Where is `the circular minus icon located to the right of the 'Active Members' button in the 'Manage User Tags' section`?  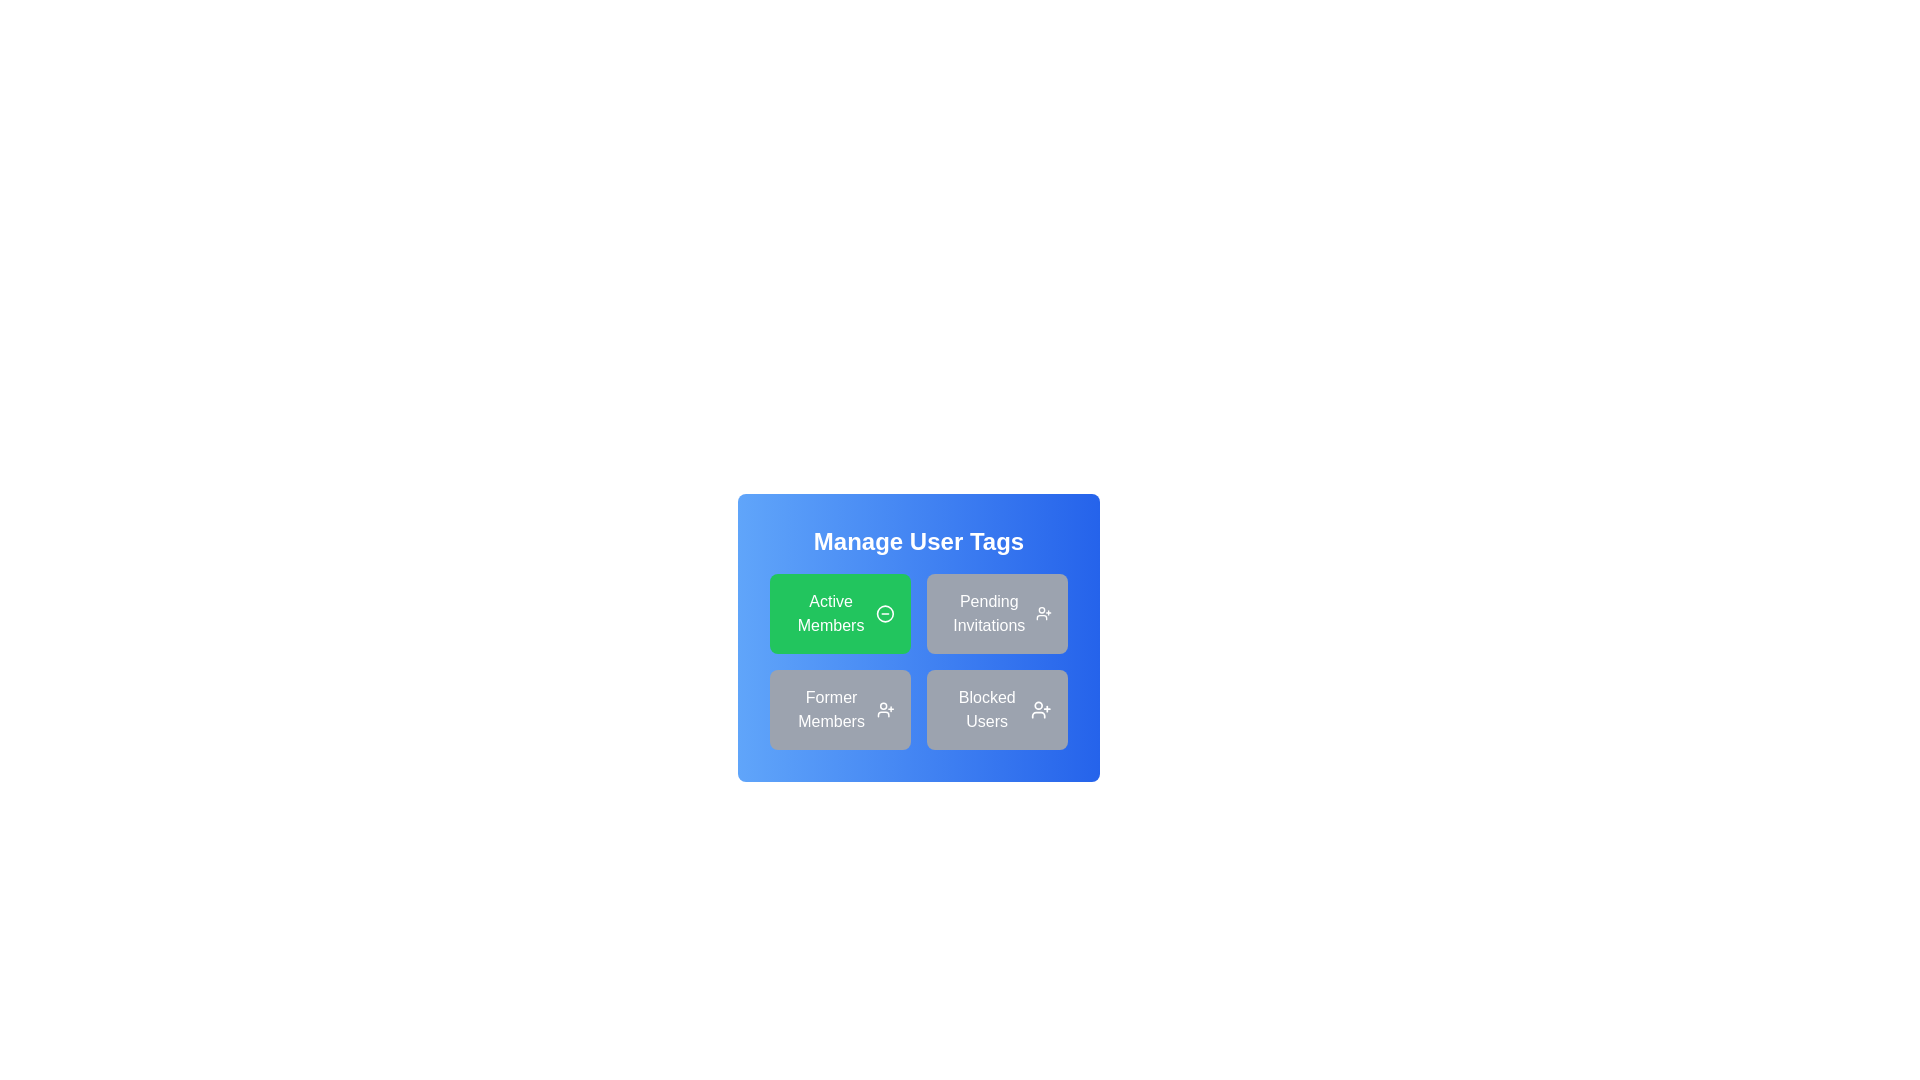 the circular minus icon located to the right of the 'Active Members' button in the 'Manage User Tags' section is located at coordinates (884, 612).